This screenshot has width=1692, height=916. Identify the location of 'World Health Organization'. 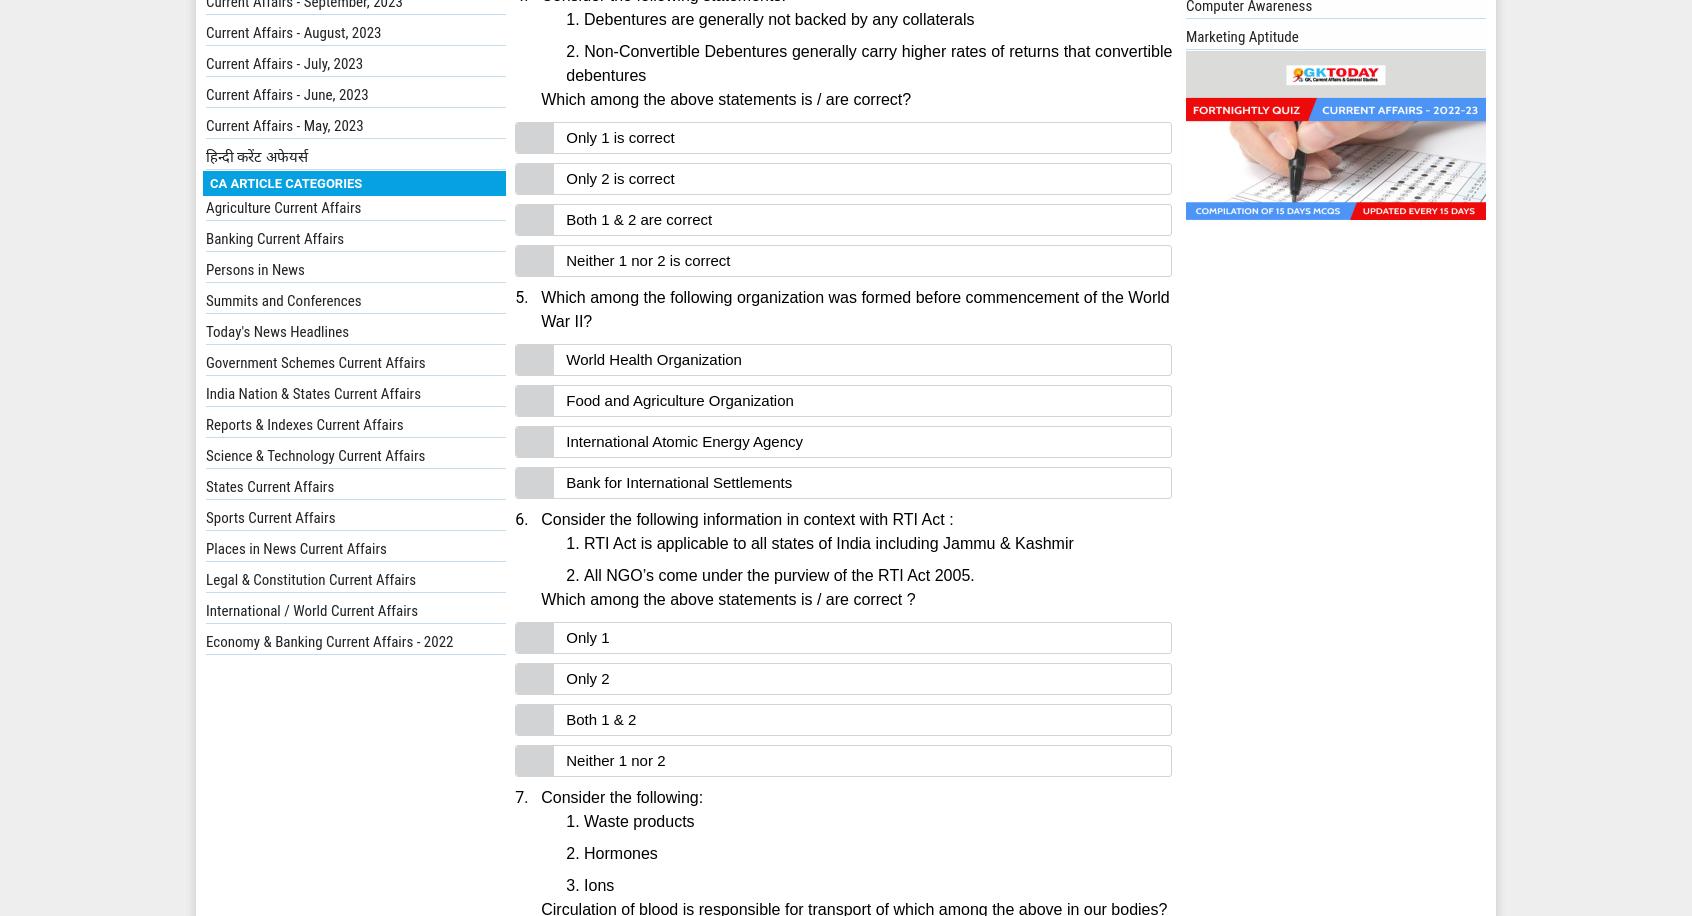
(653, 359).